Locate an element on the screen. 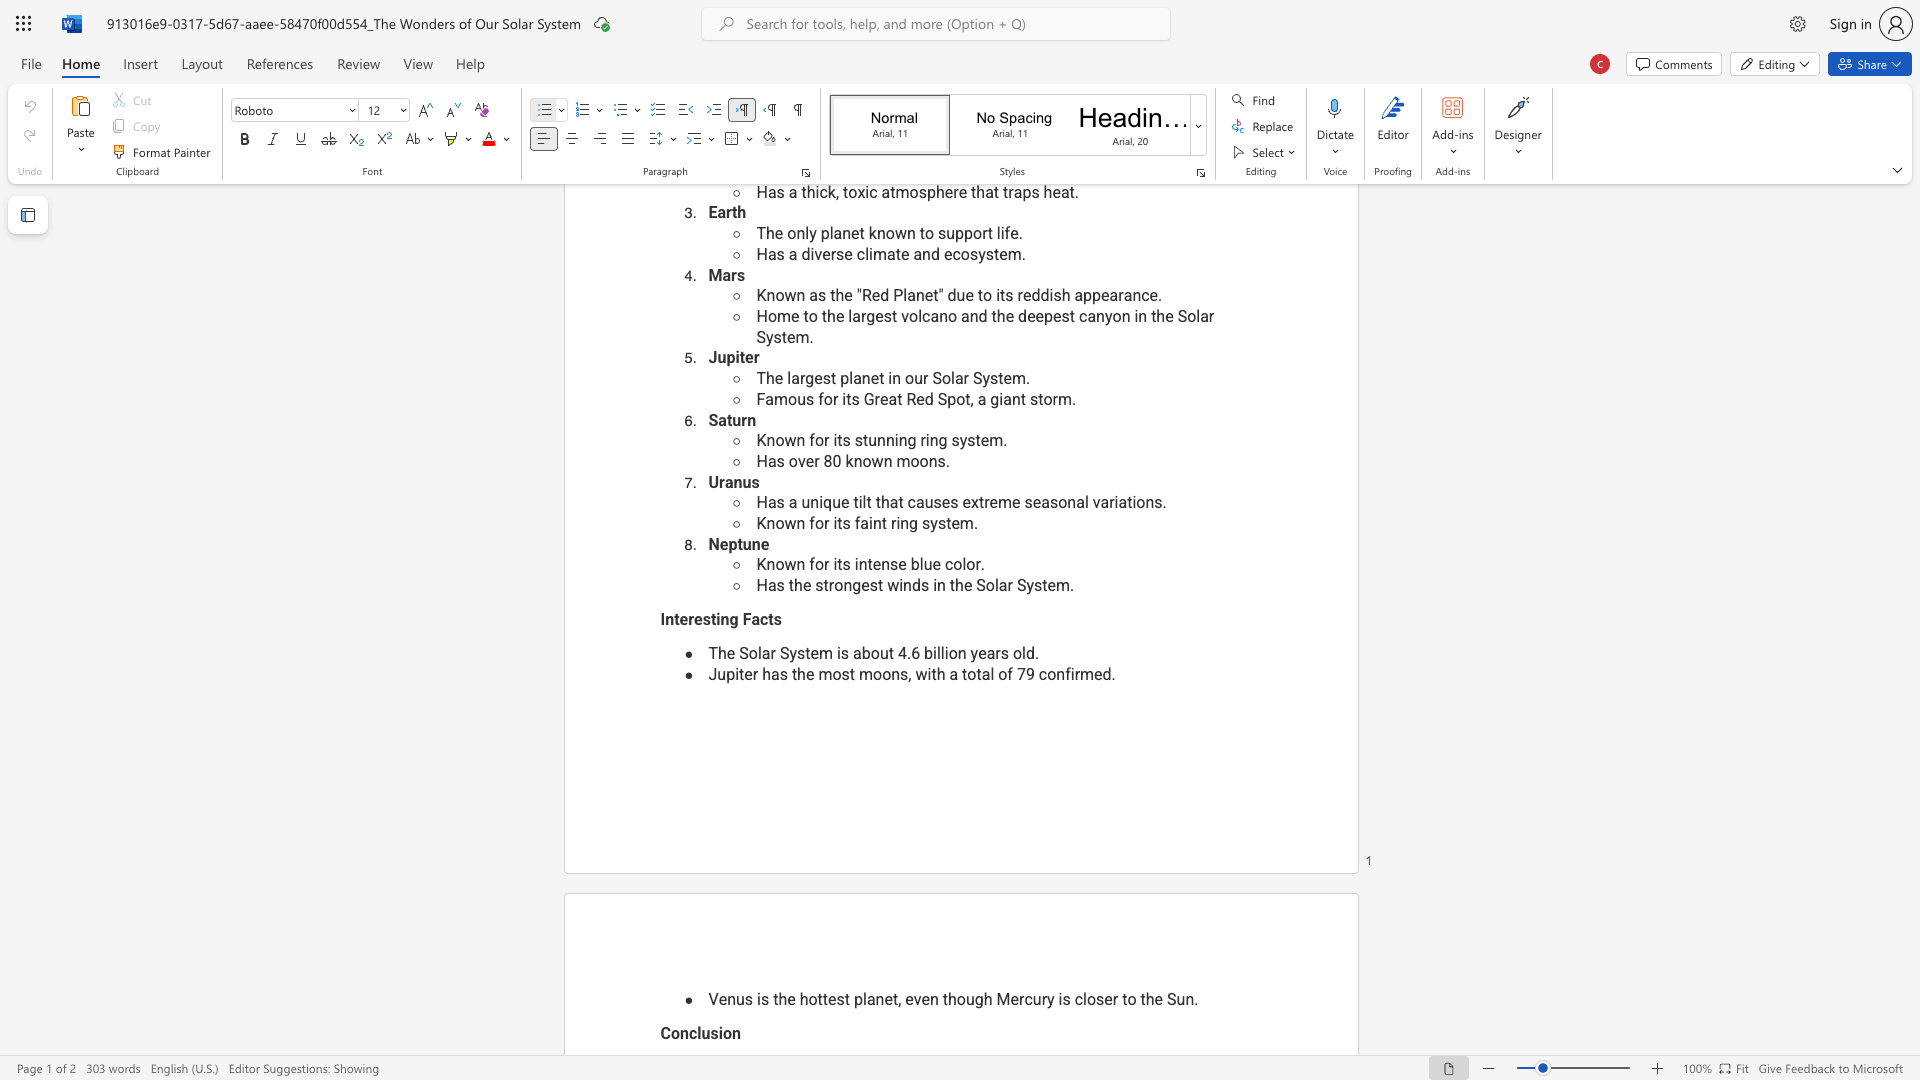 Image resolution: width=1920 pixels, height=1080 pixels. the 1th character "l" in the text is located at coordinates (699, 1033).